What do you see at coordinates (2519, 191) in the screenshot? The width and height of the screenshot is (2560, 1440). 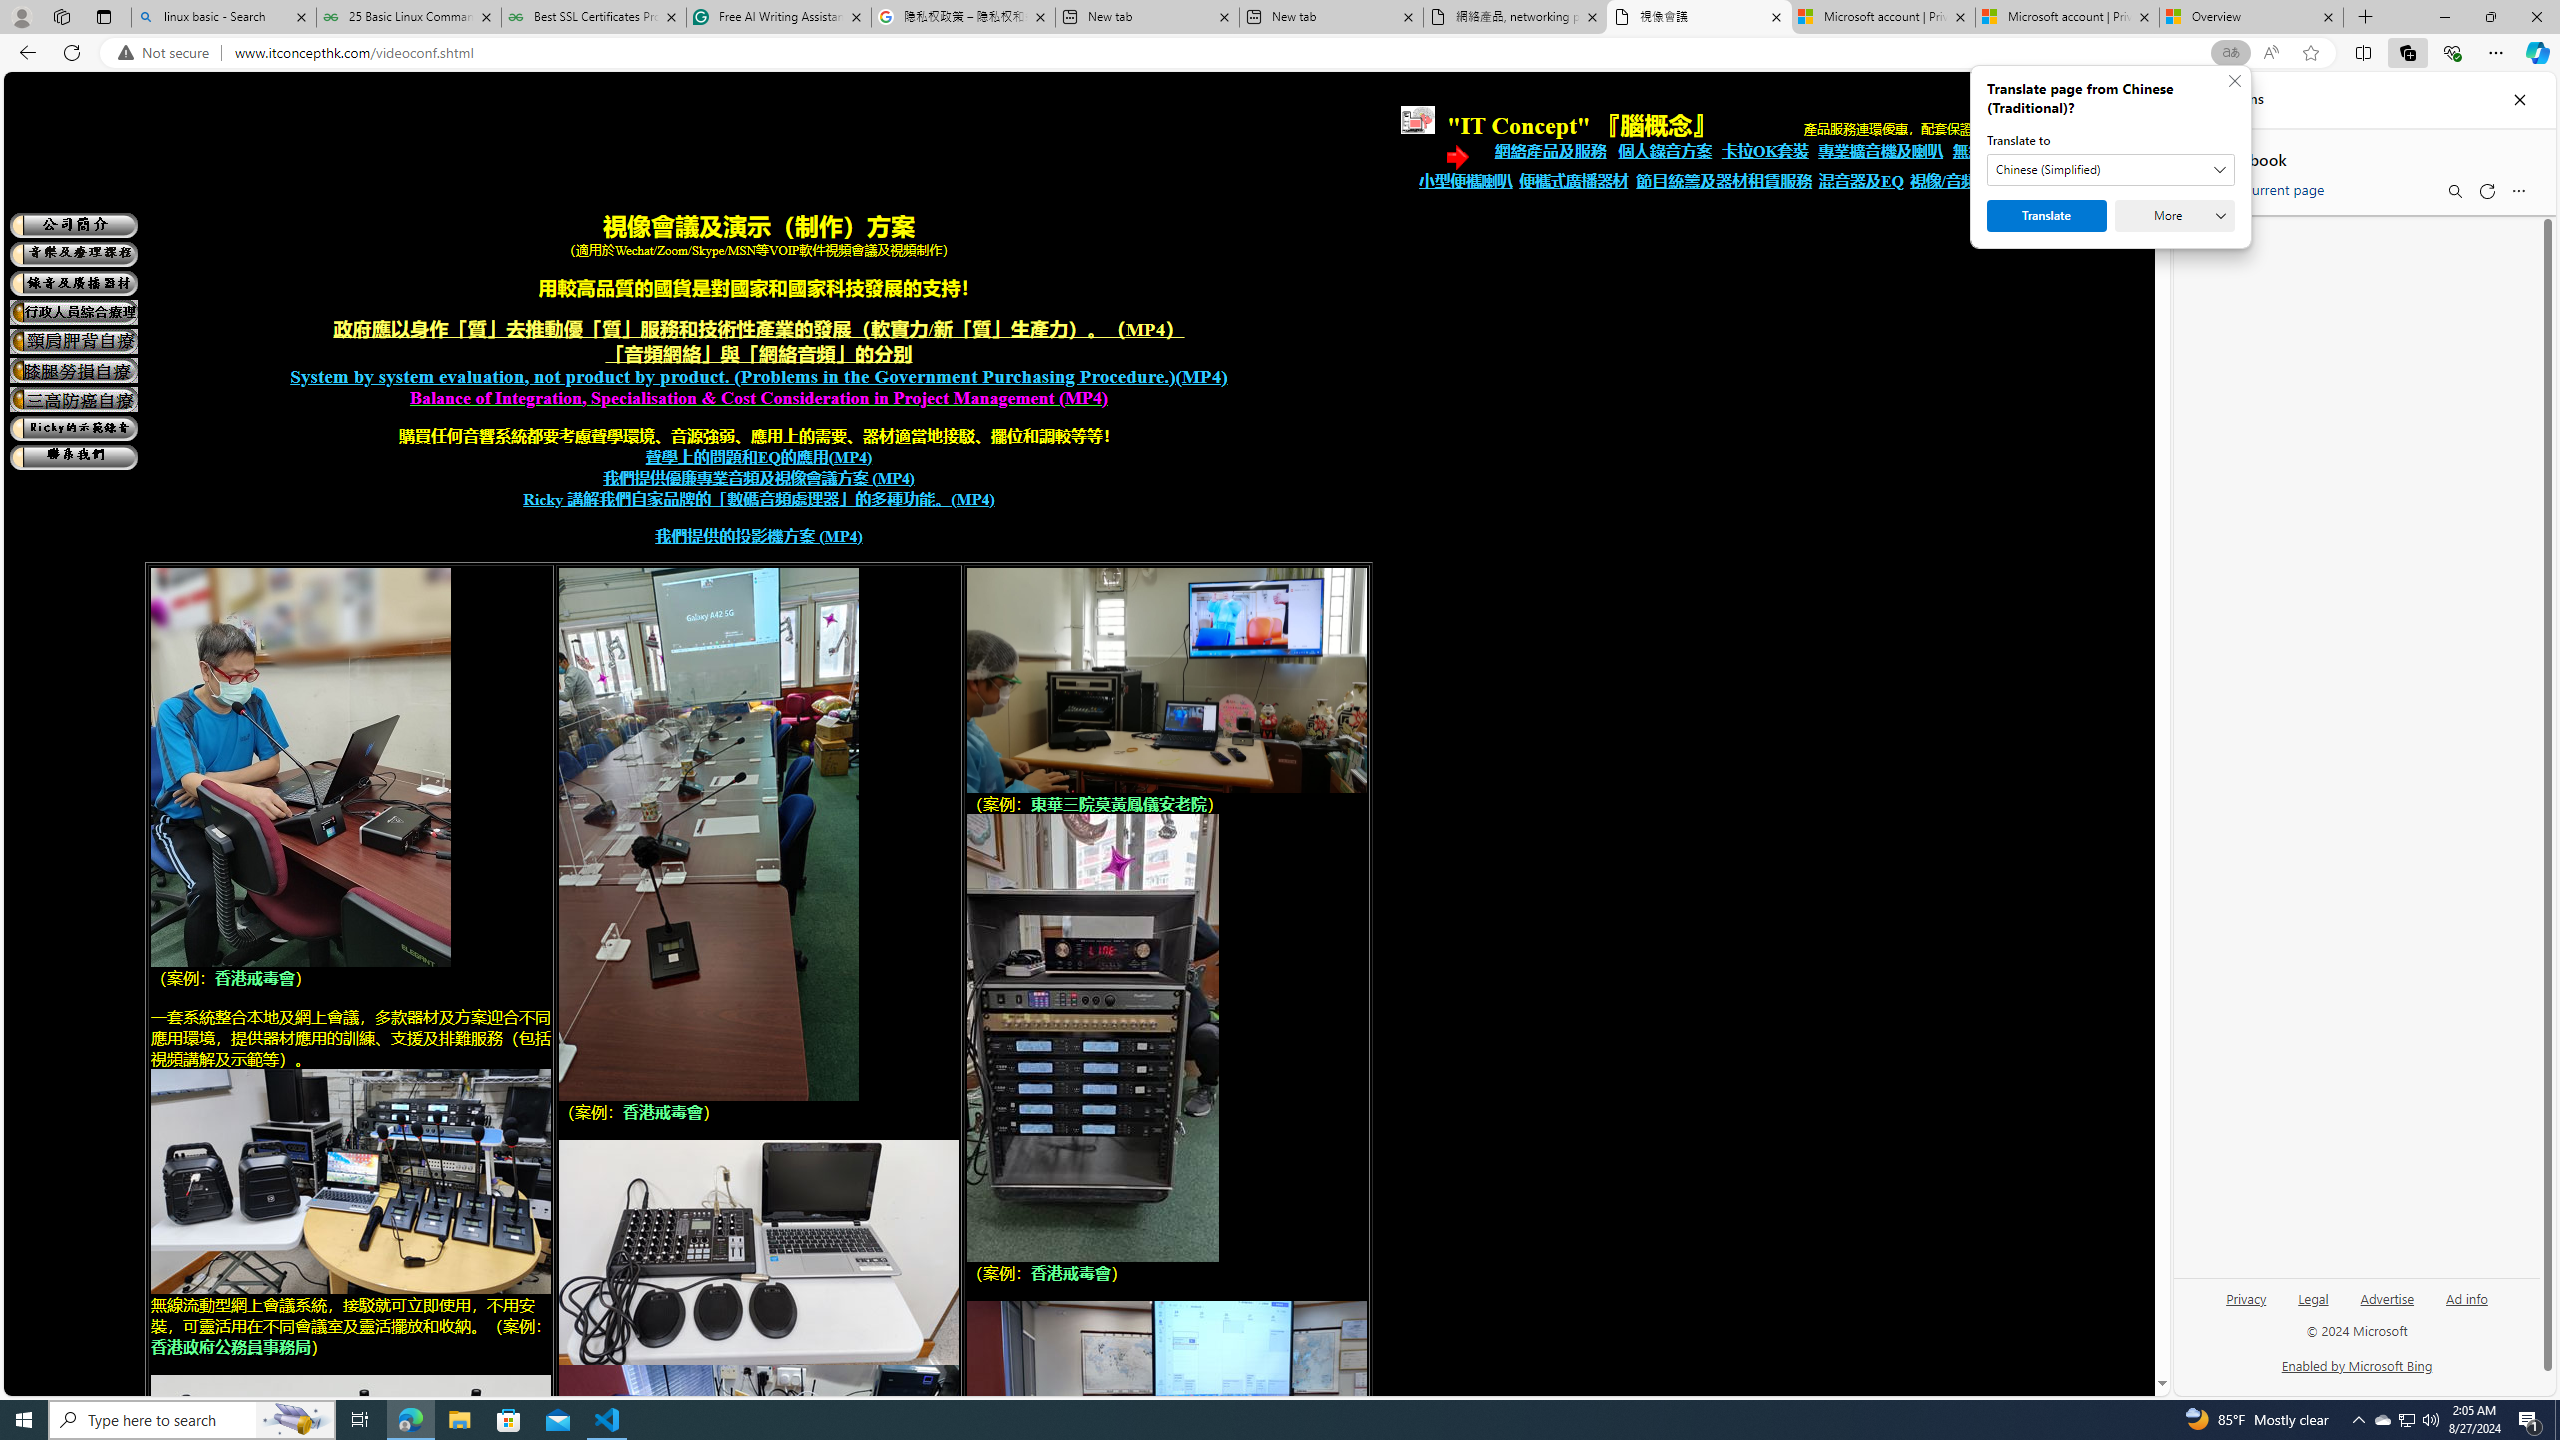 I see `'More options menu'` at bounding box center [2519, 191].